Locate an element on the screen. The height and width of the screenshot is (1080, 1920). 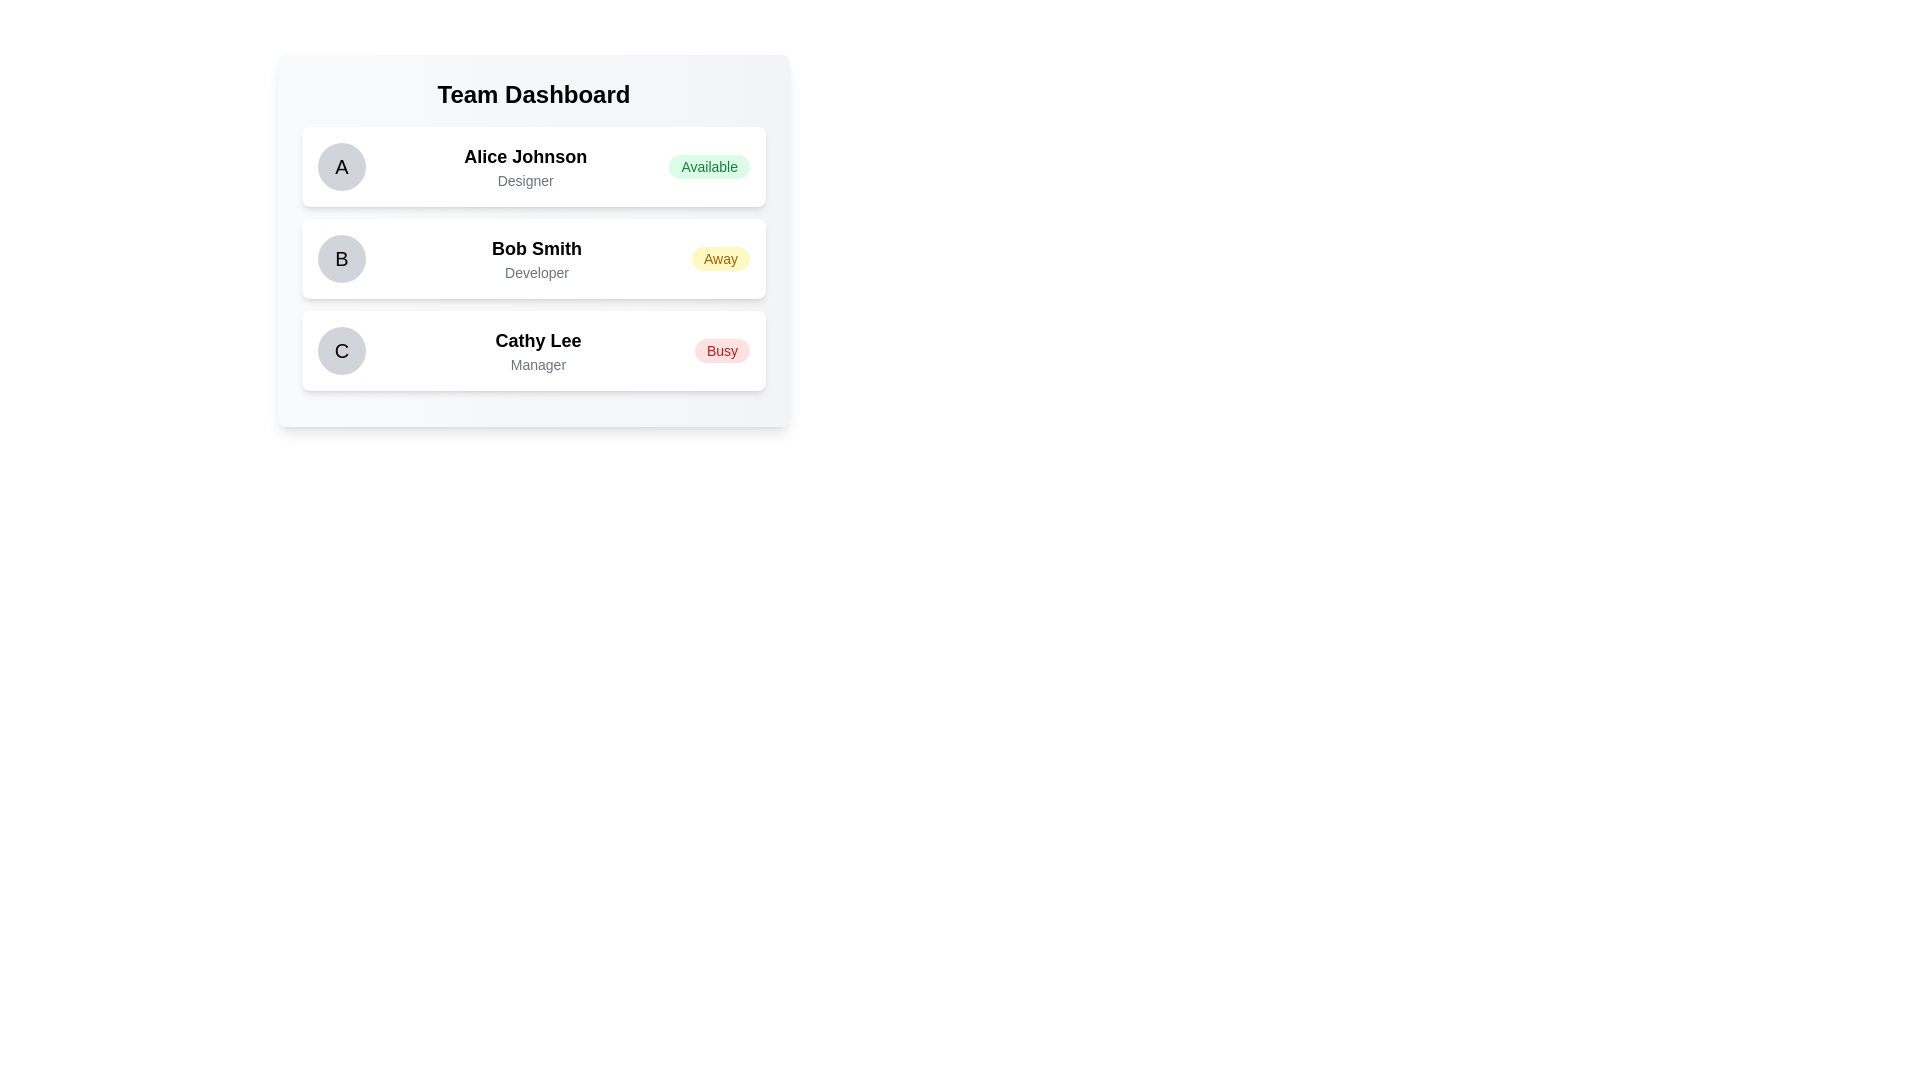
the bold text element displaying the name 'Cathy Lee', which is centrally located under the circular icon marked 'C' and above the designation 'Manager' is located at coordinates (538, 339).